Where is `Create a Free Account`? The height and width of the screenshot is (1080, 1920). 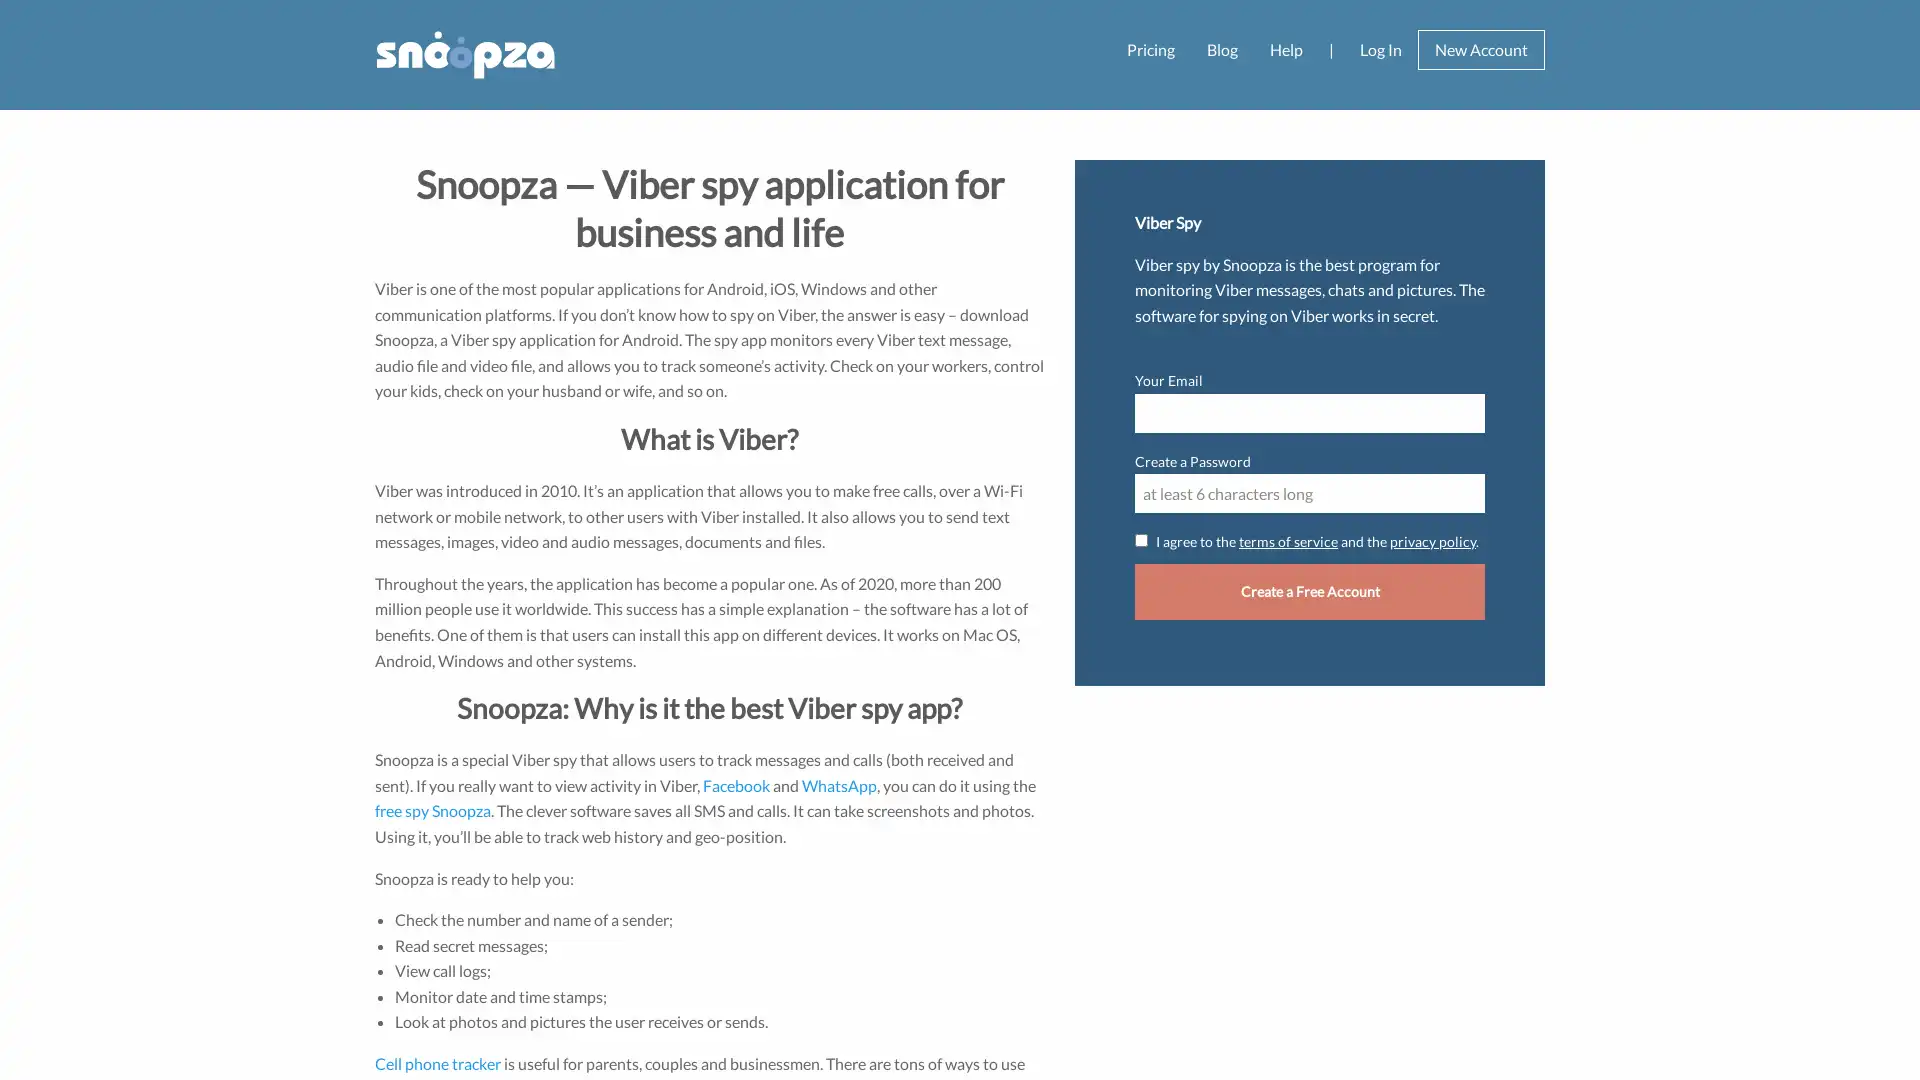 Create a Free Account is located at coordinates (1310, 590).